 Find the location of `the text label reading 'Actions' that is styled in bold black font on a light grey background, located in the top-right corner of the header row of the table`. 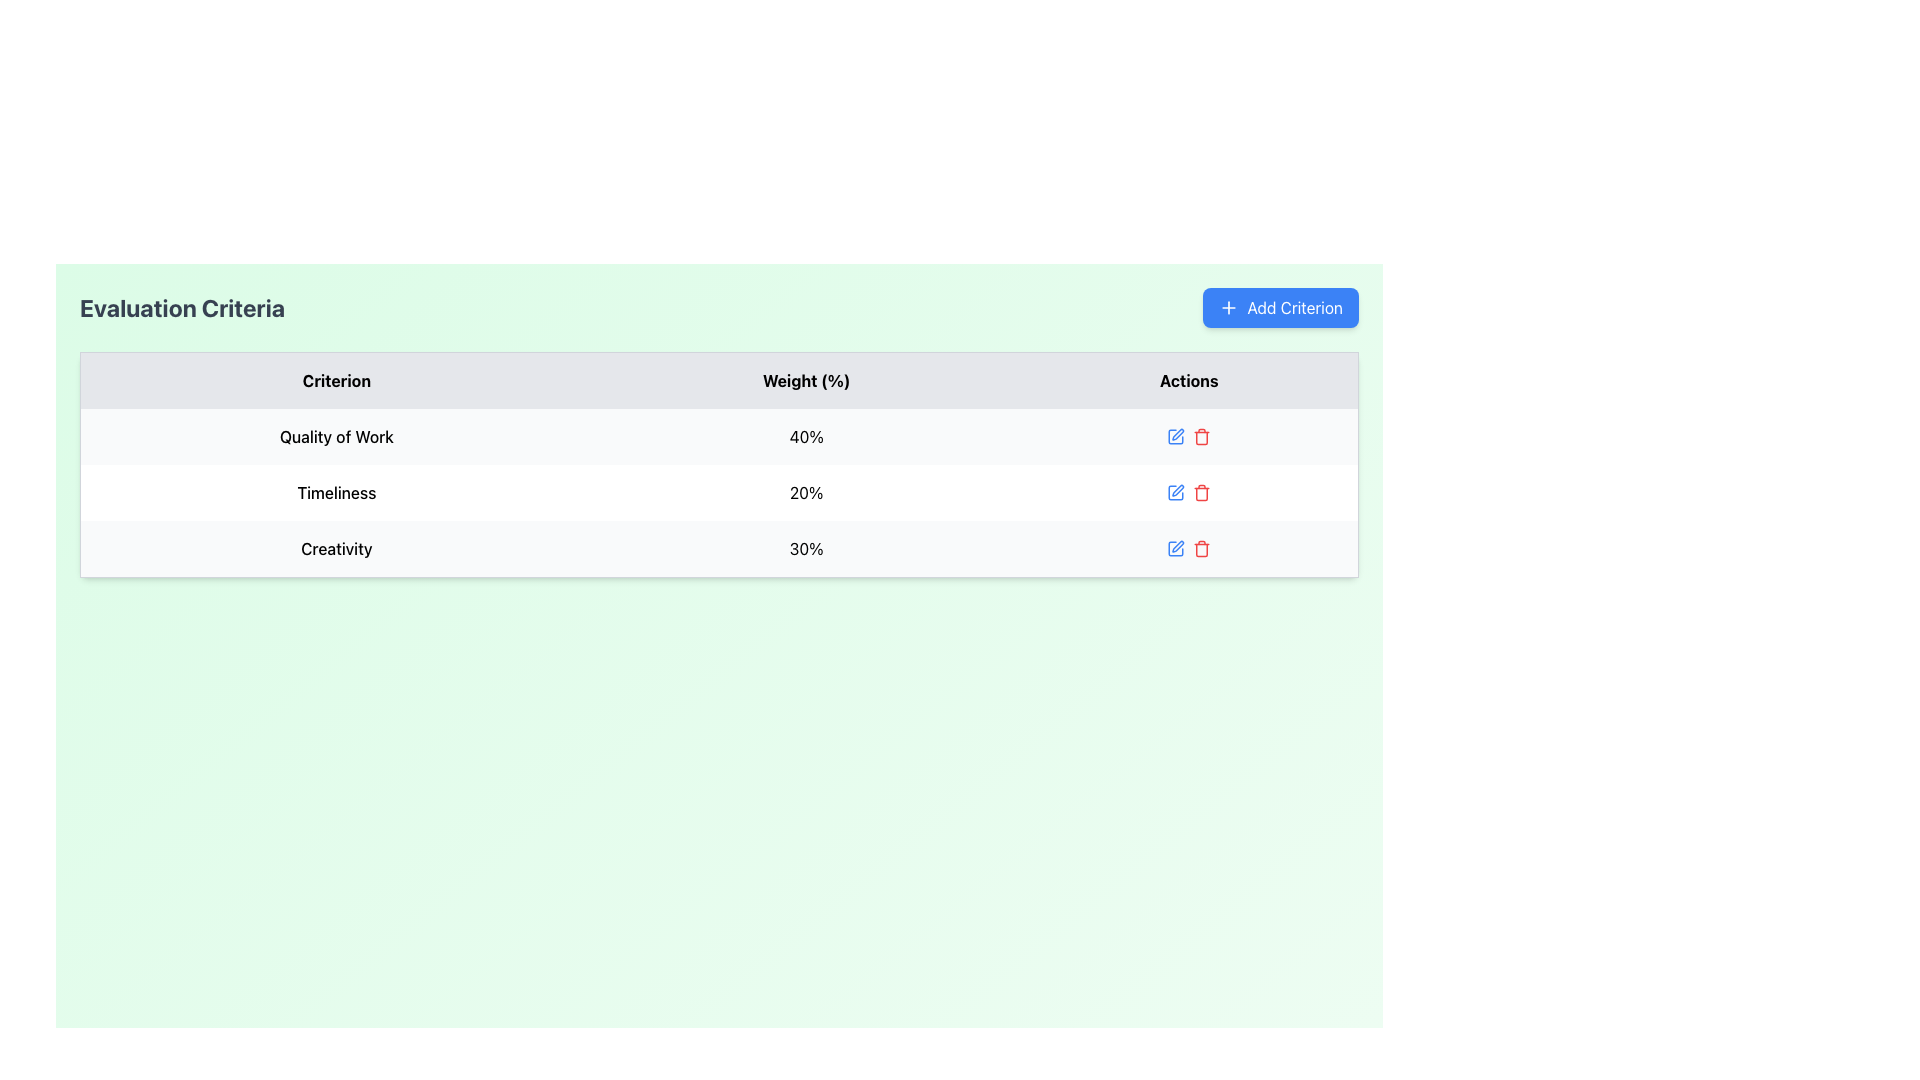

the text label reading 'Actions' that is styled in bold black font on a light grey background, located in the top-right corner of the header row of the table is located at coordinates (1189, 380).